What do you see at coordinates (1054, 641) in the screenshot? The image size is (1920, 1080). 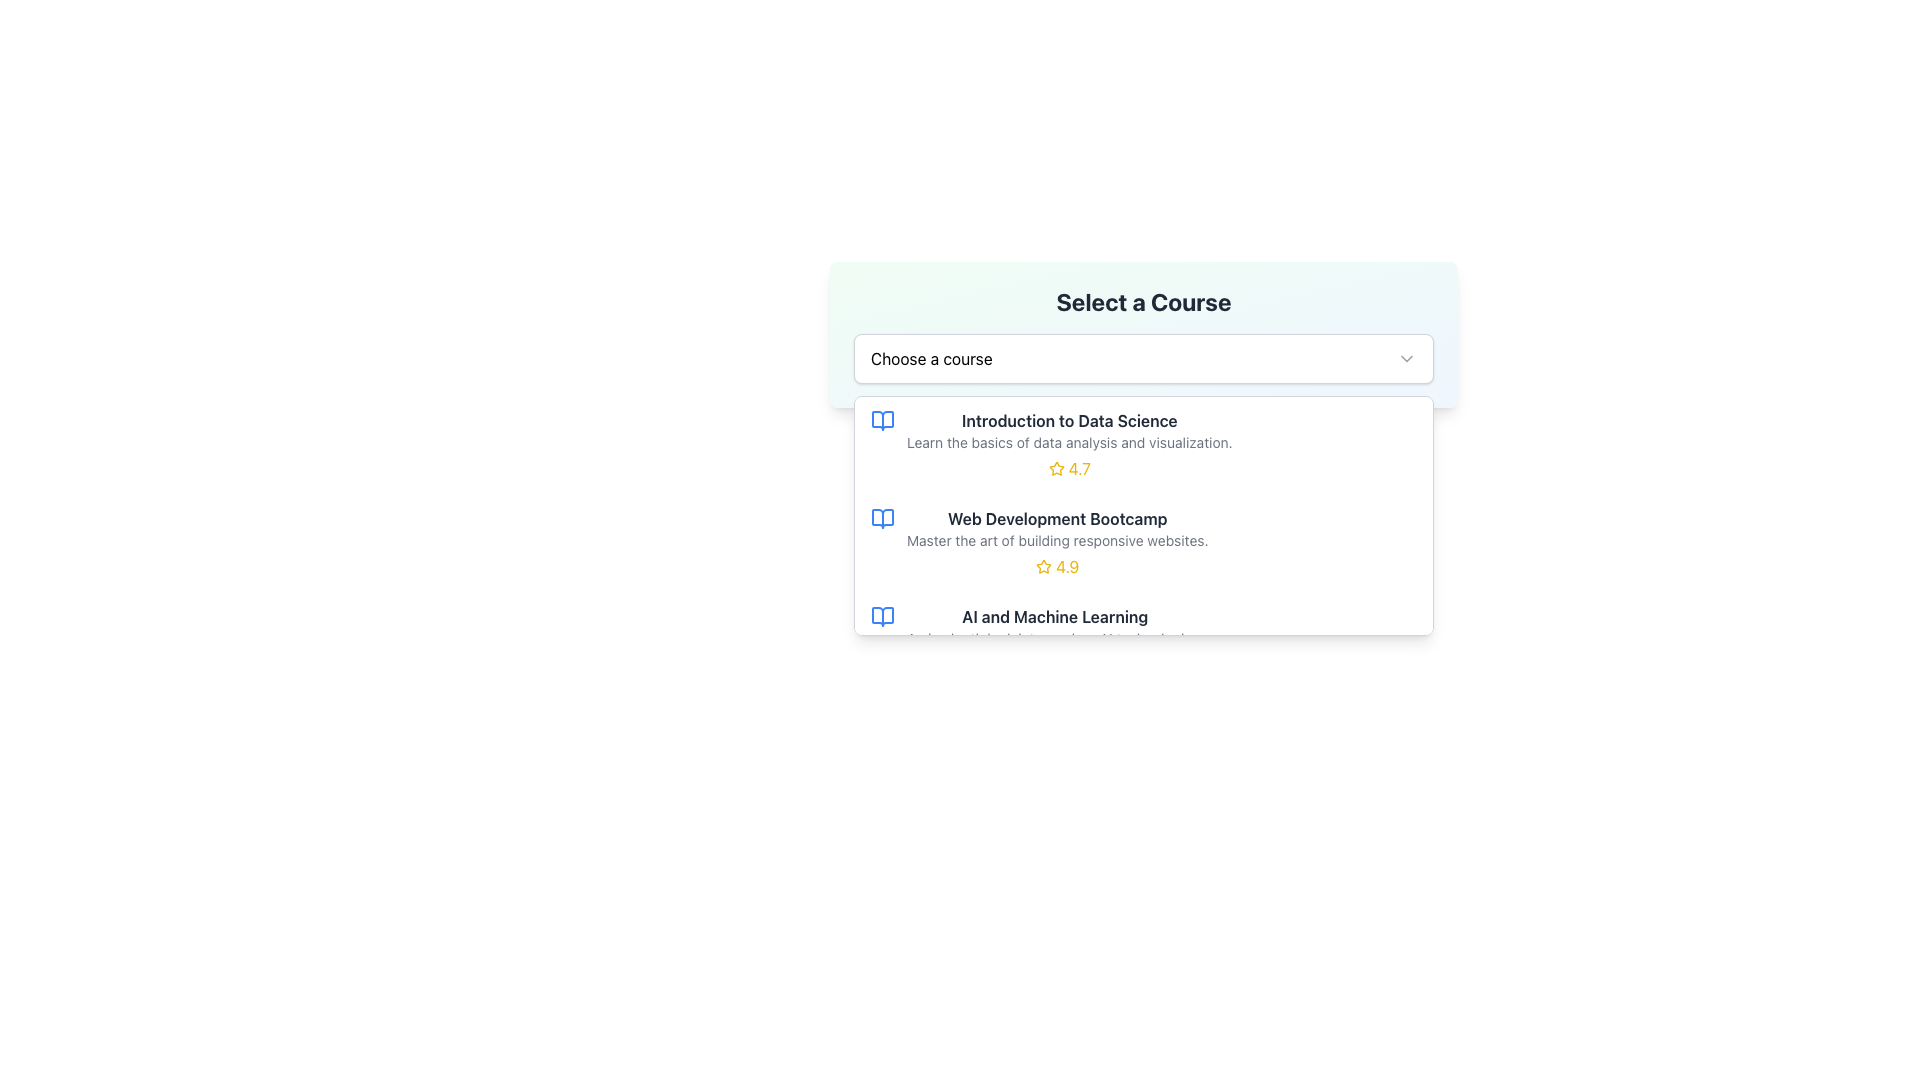 I see `the list item titled 'AI and Machine Learning' in the dropdown course selection menu` at bounding box center [1054, 641].